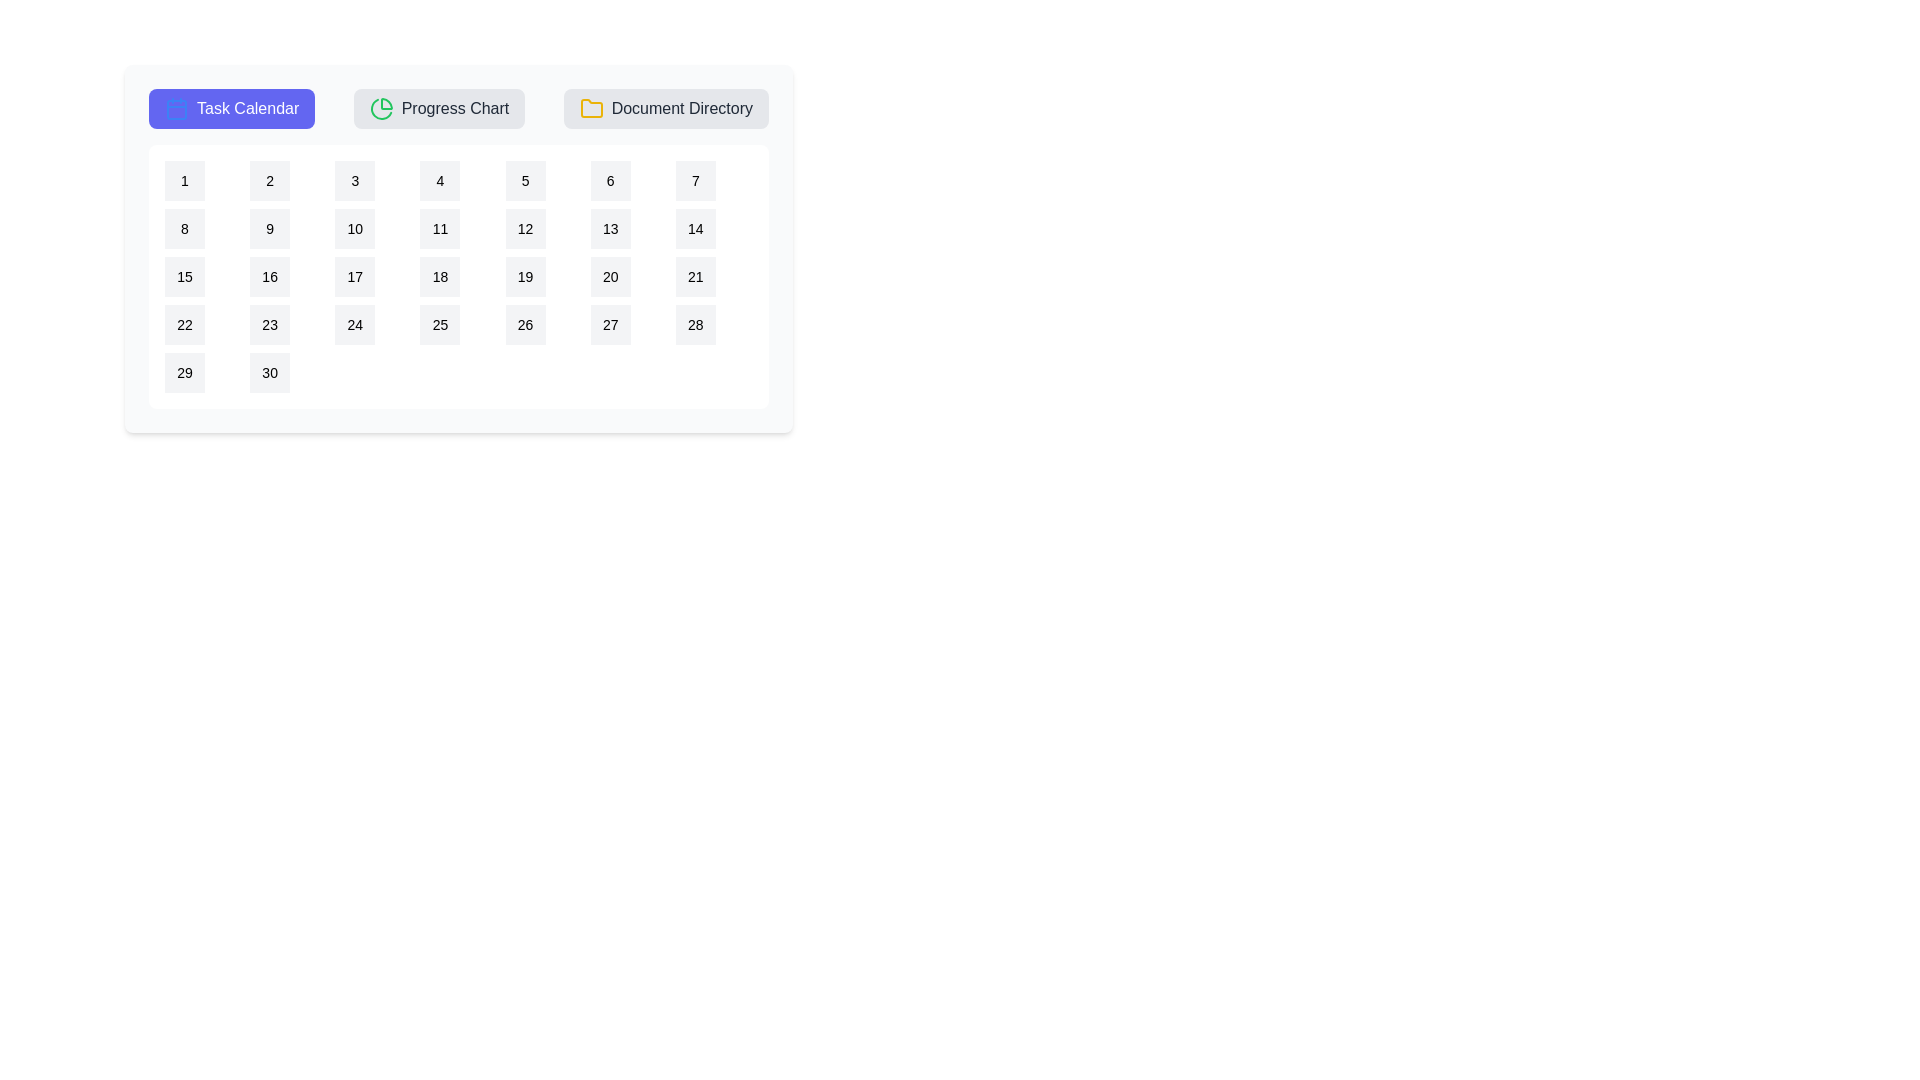  I want to click on the calendar date 22, so click(185, 323).